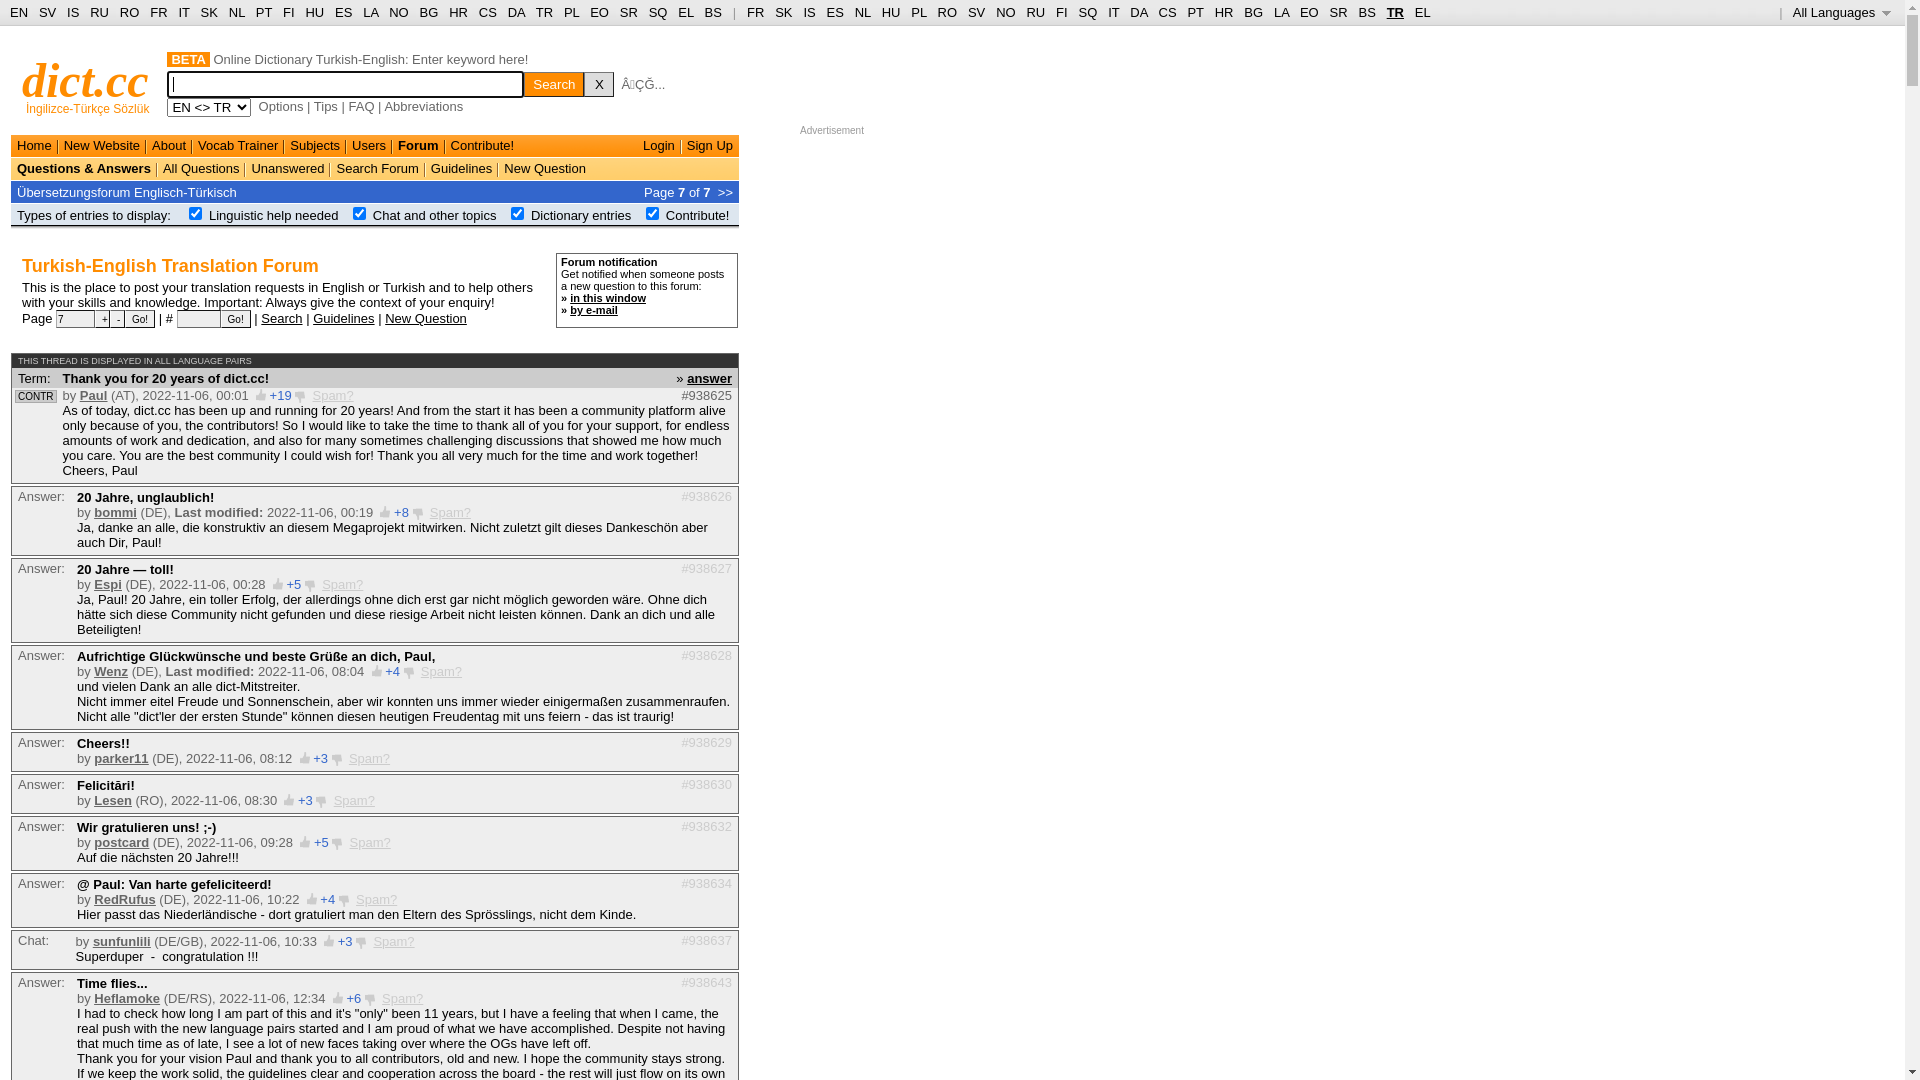 Image resolution: width=1920 pixels, height=1080 pixels. Describe the element at coordinates (449, 511) in the screenshot. I see `'Spam?'` at that location.